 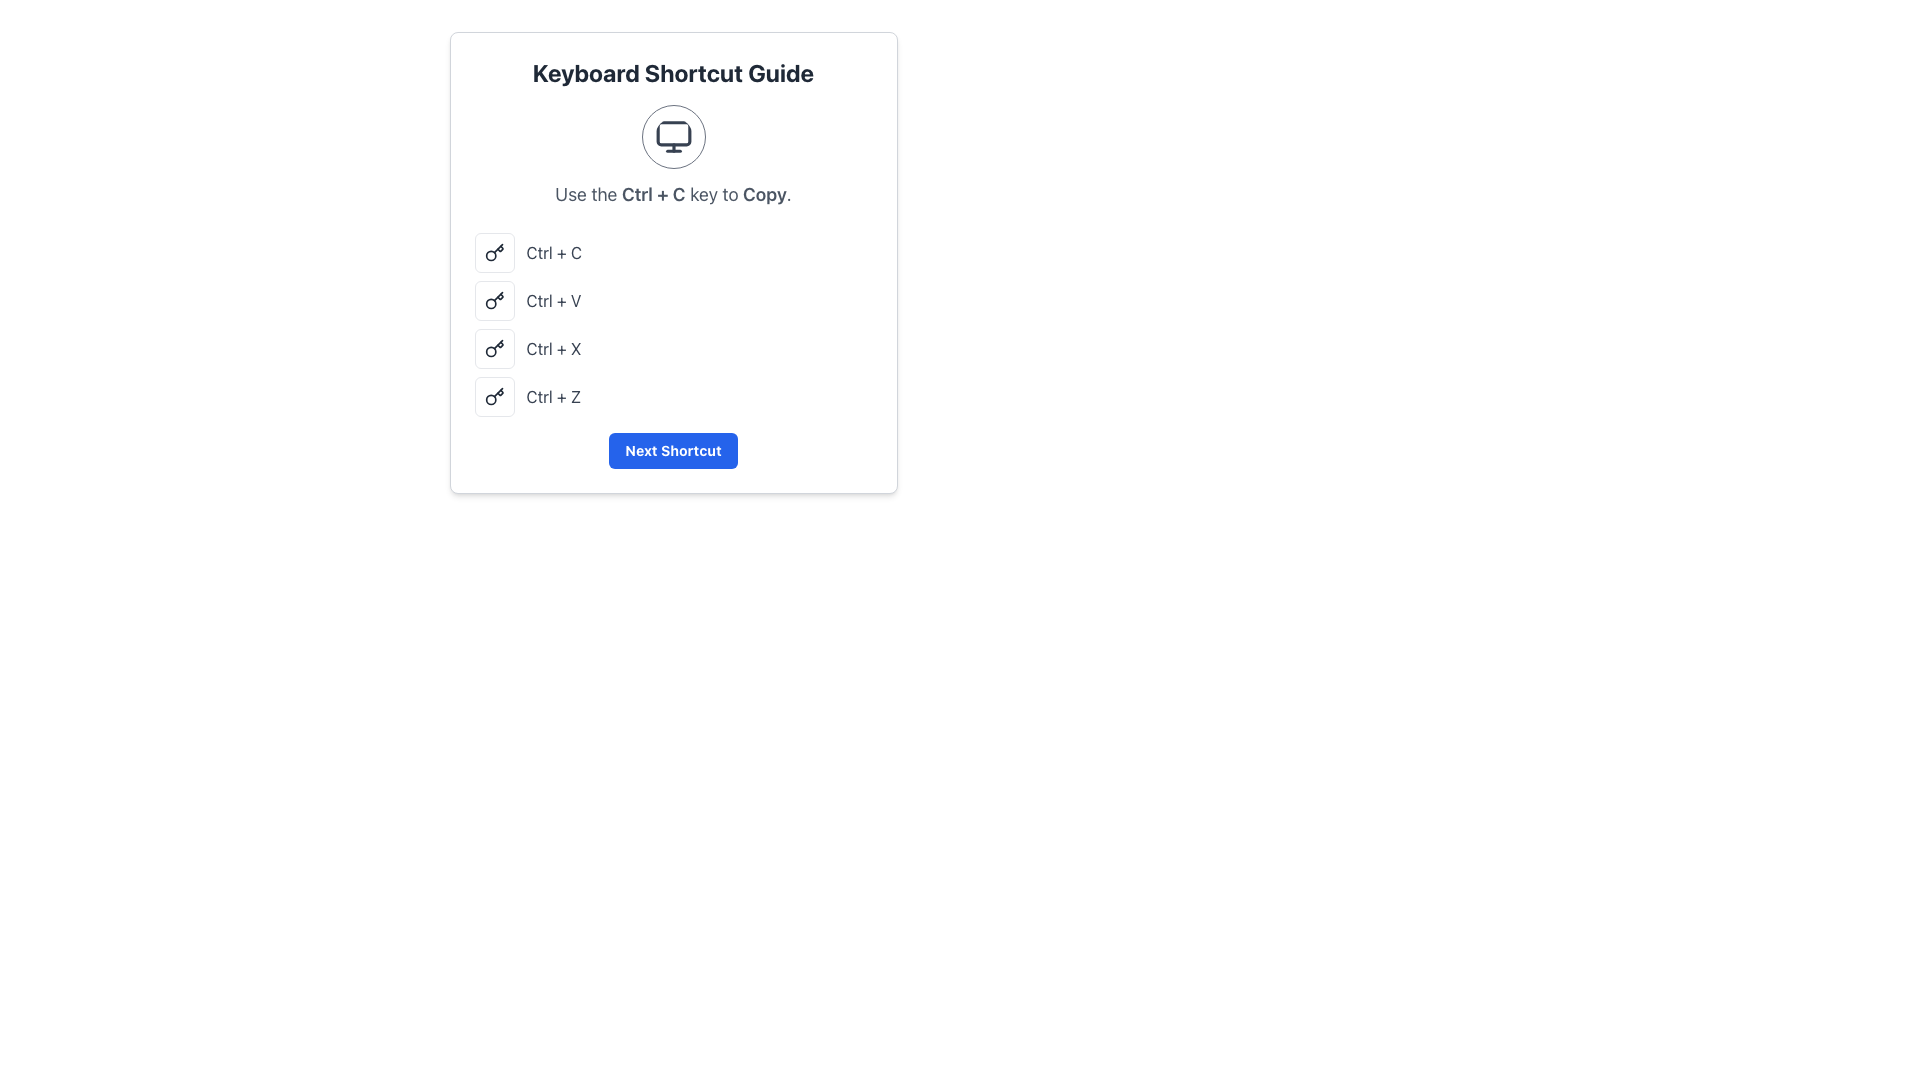 What do you see at coordinates (494, 300) in the screenshot?
I see `the second icon in the vertical list of key-related icons, which features a minimalist black key symbol on a white background with a thin border` at bounding box center [494, 300].